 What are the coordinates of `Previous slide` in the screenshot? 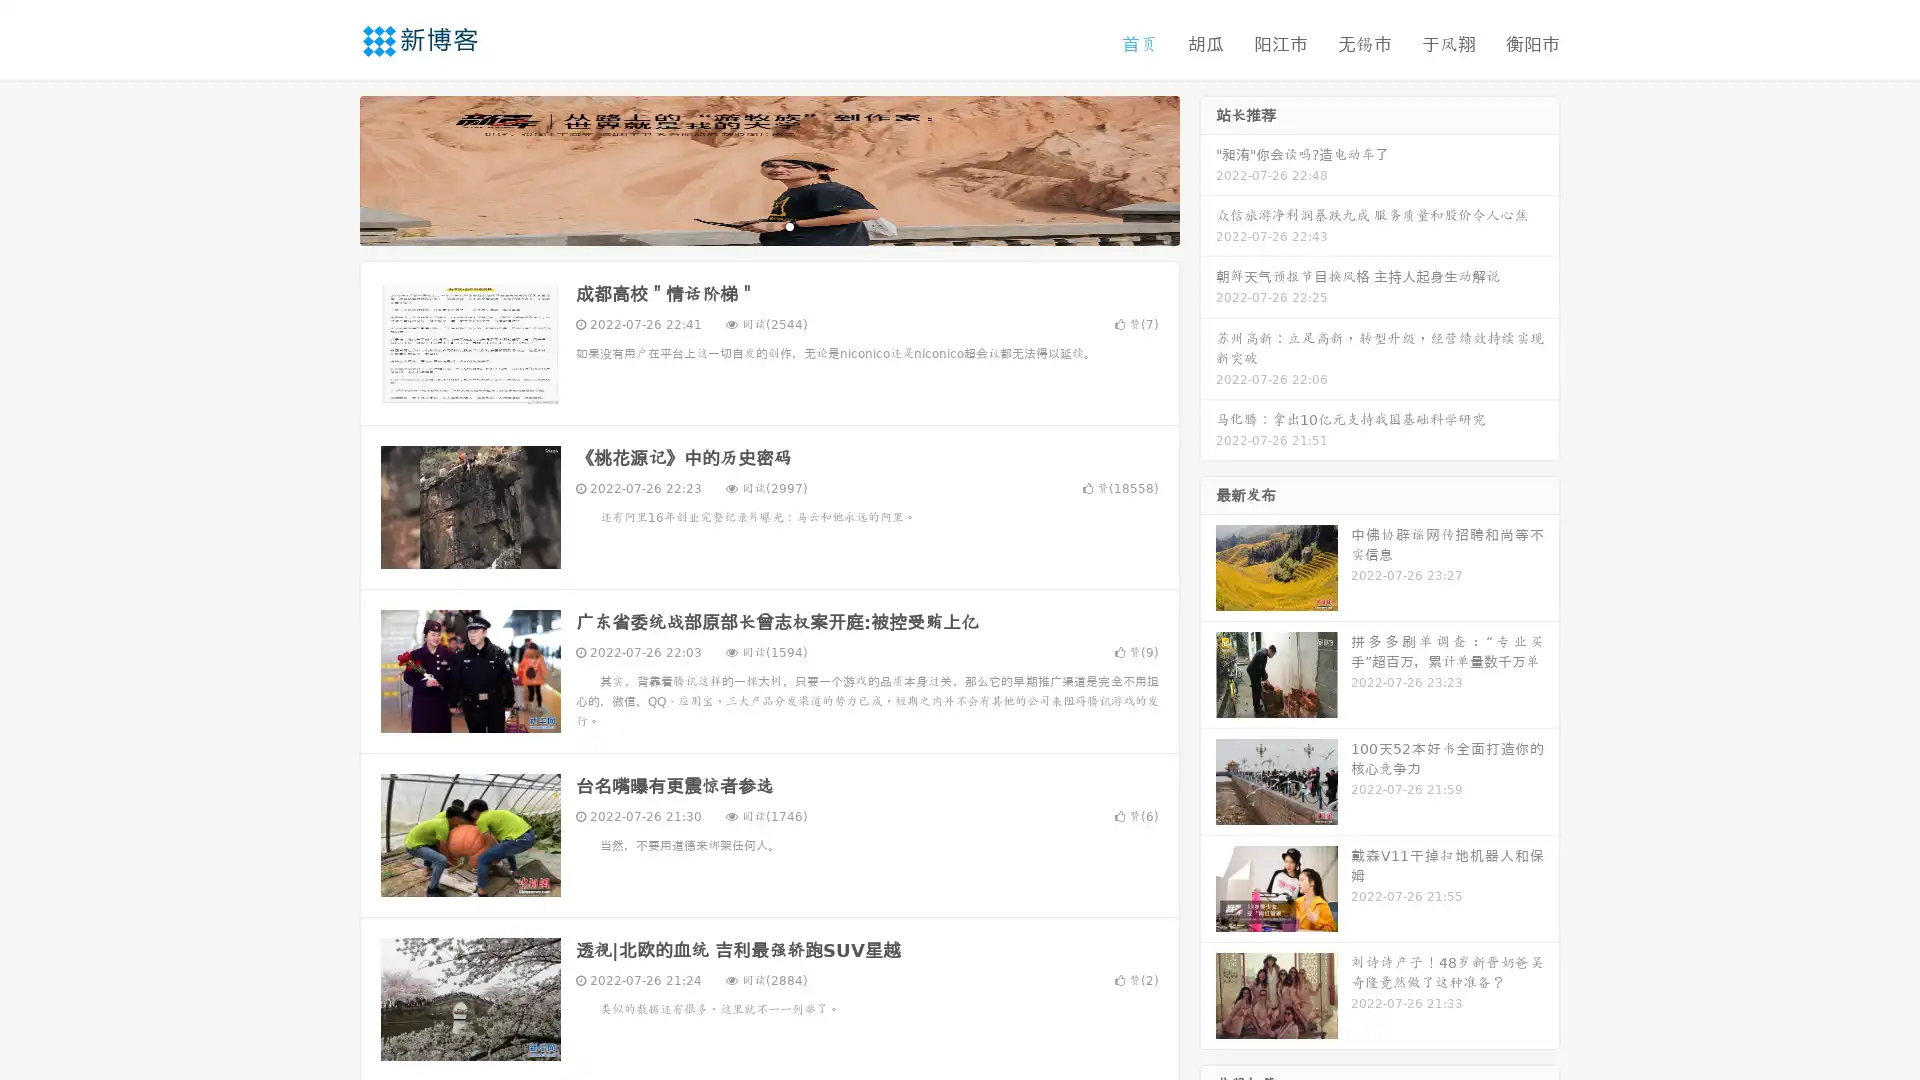 It's located at (330, 168).